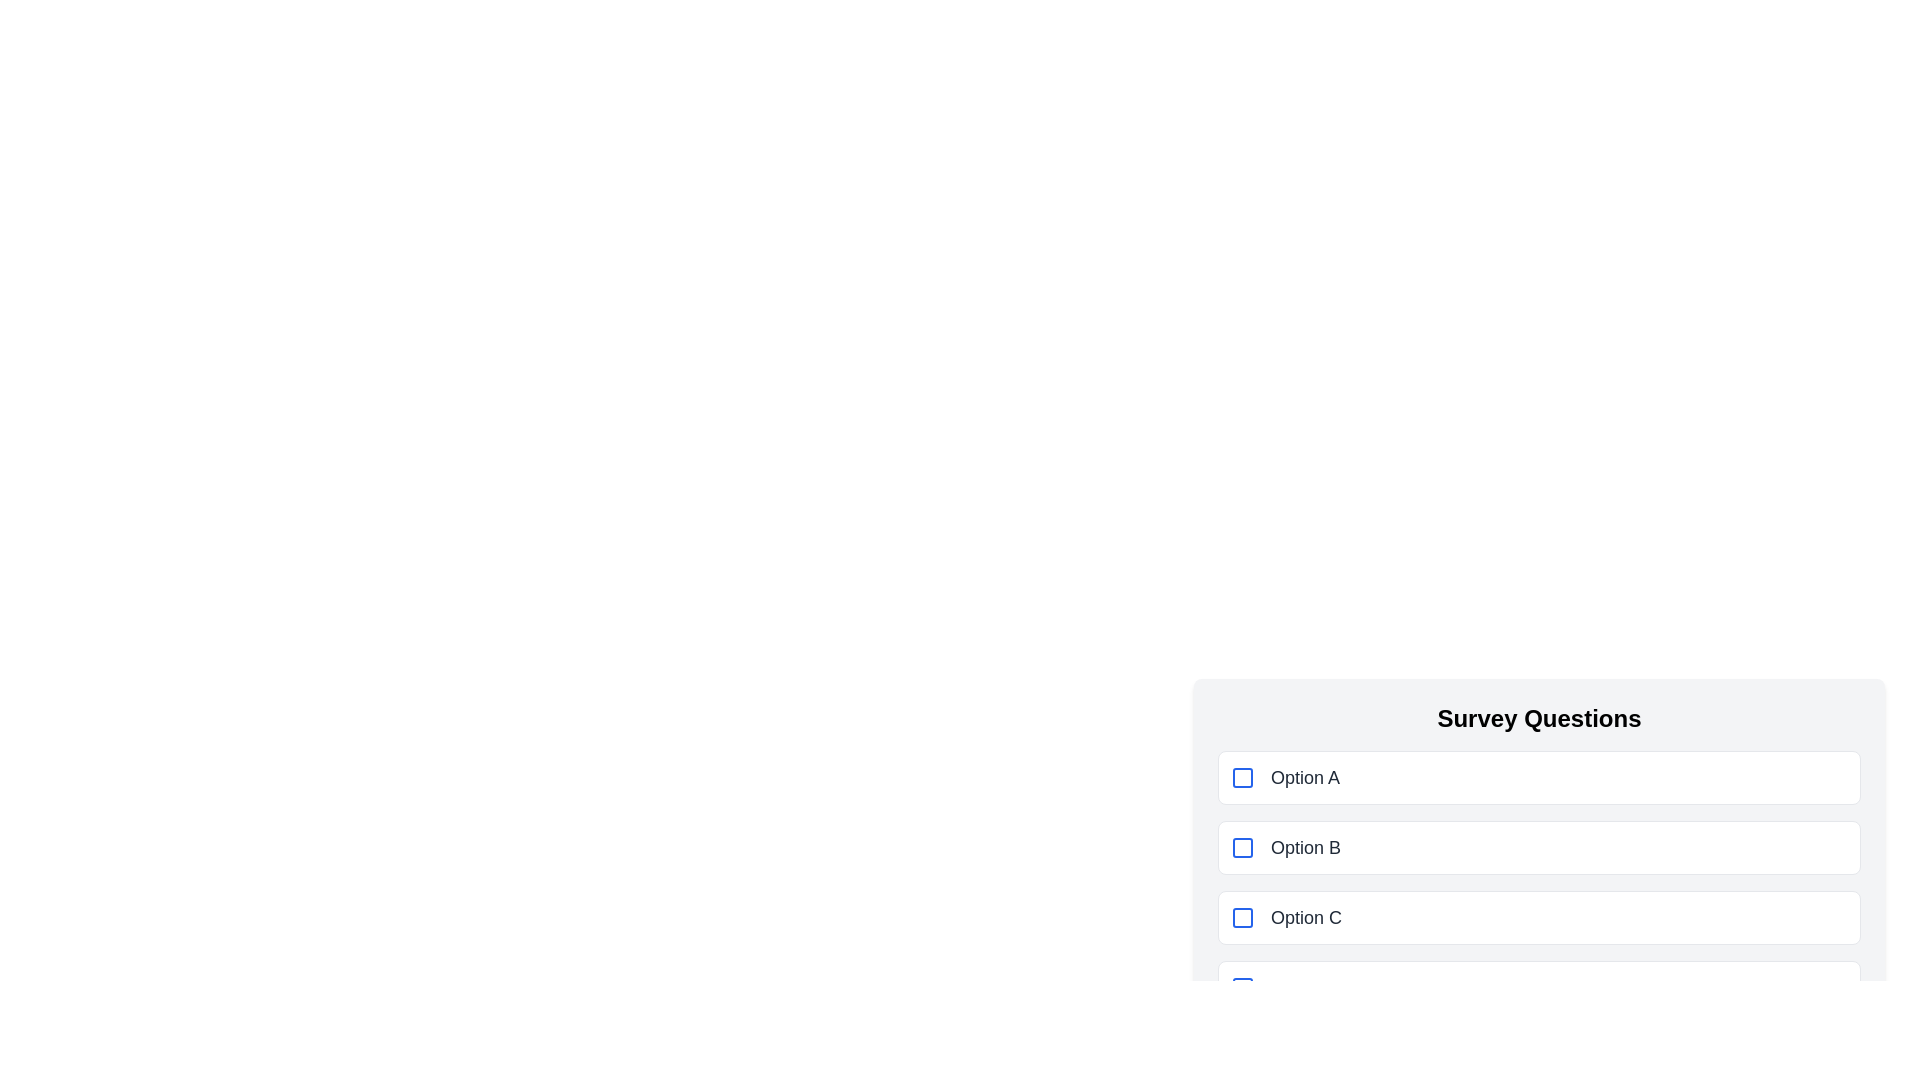  What do you see at coordinates (1538, 777) in the screenshot?
I see `the first selectable option labeled 'Option A' in the survey list for interaction hint` at bounding box center [1538, 777].